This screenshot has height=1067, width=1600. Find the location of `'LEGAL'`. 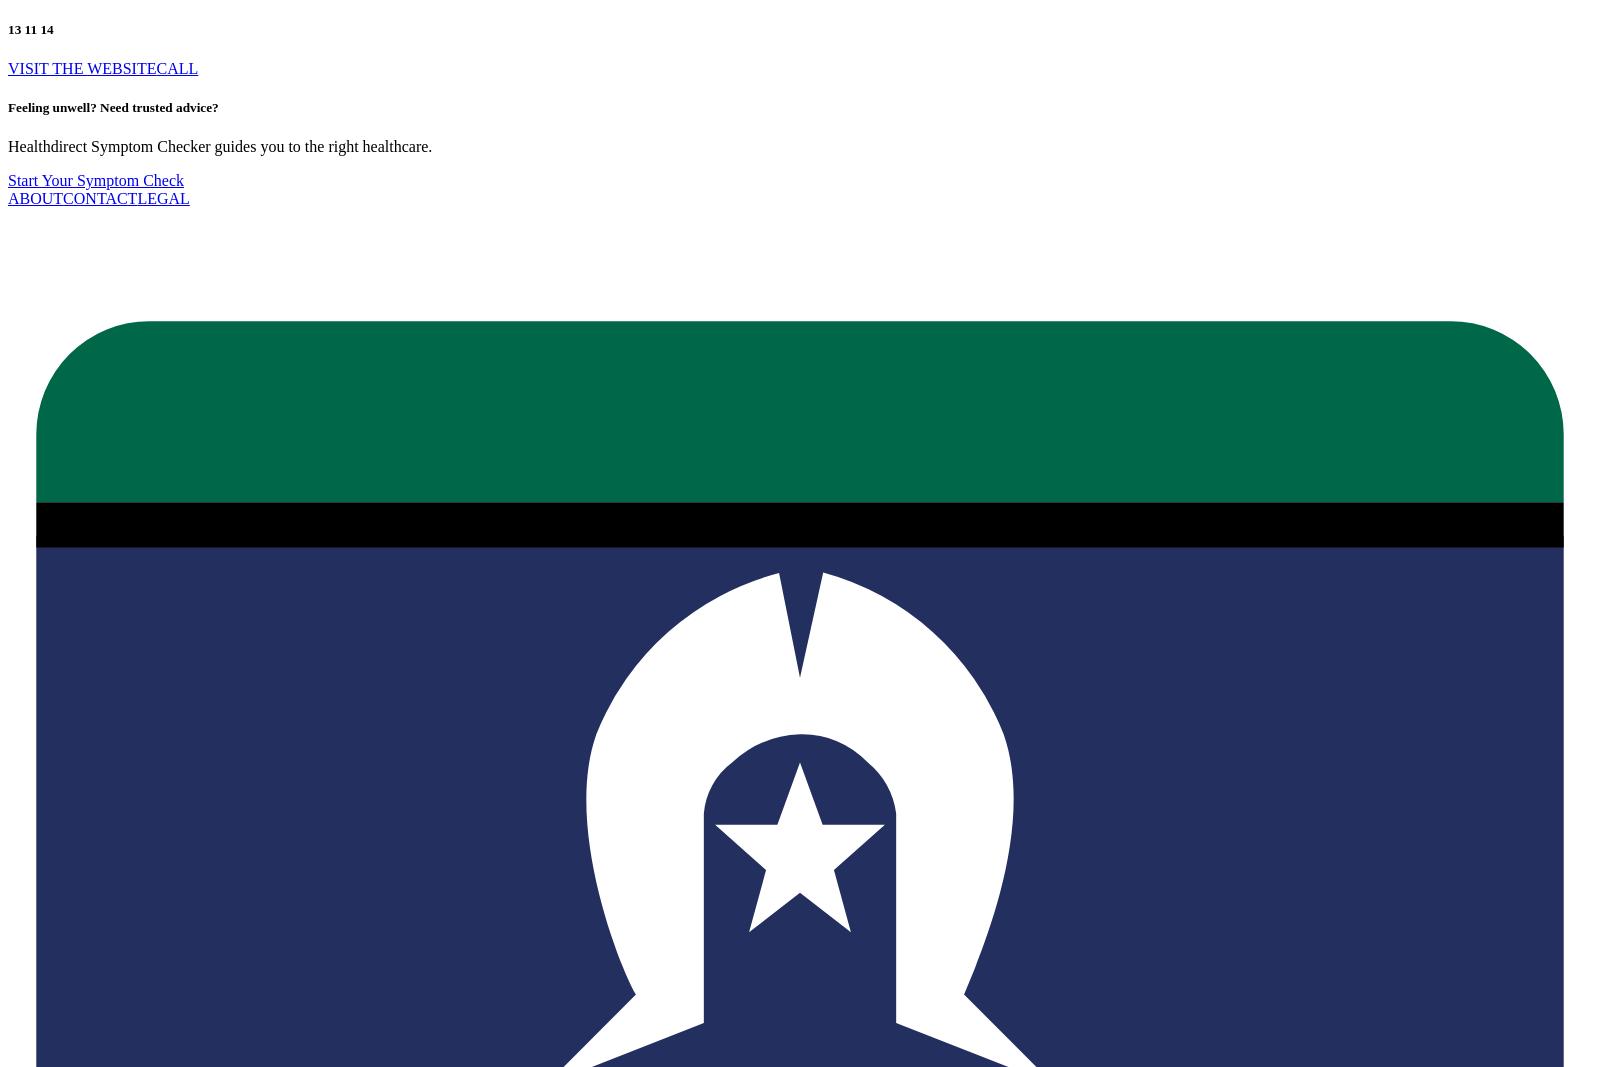

'LEGAL' is located at coordinates (162, 198).